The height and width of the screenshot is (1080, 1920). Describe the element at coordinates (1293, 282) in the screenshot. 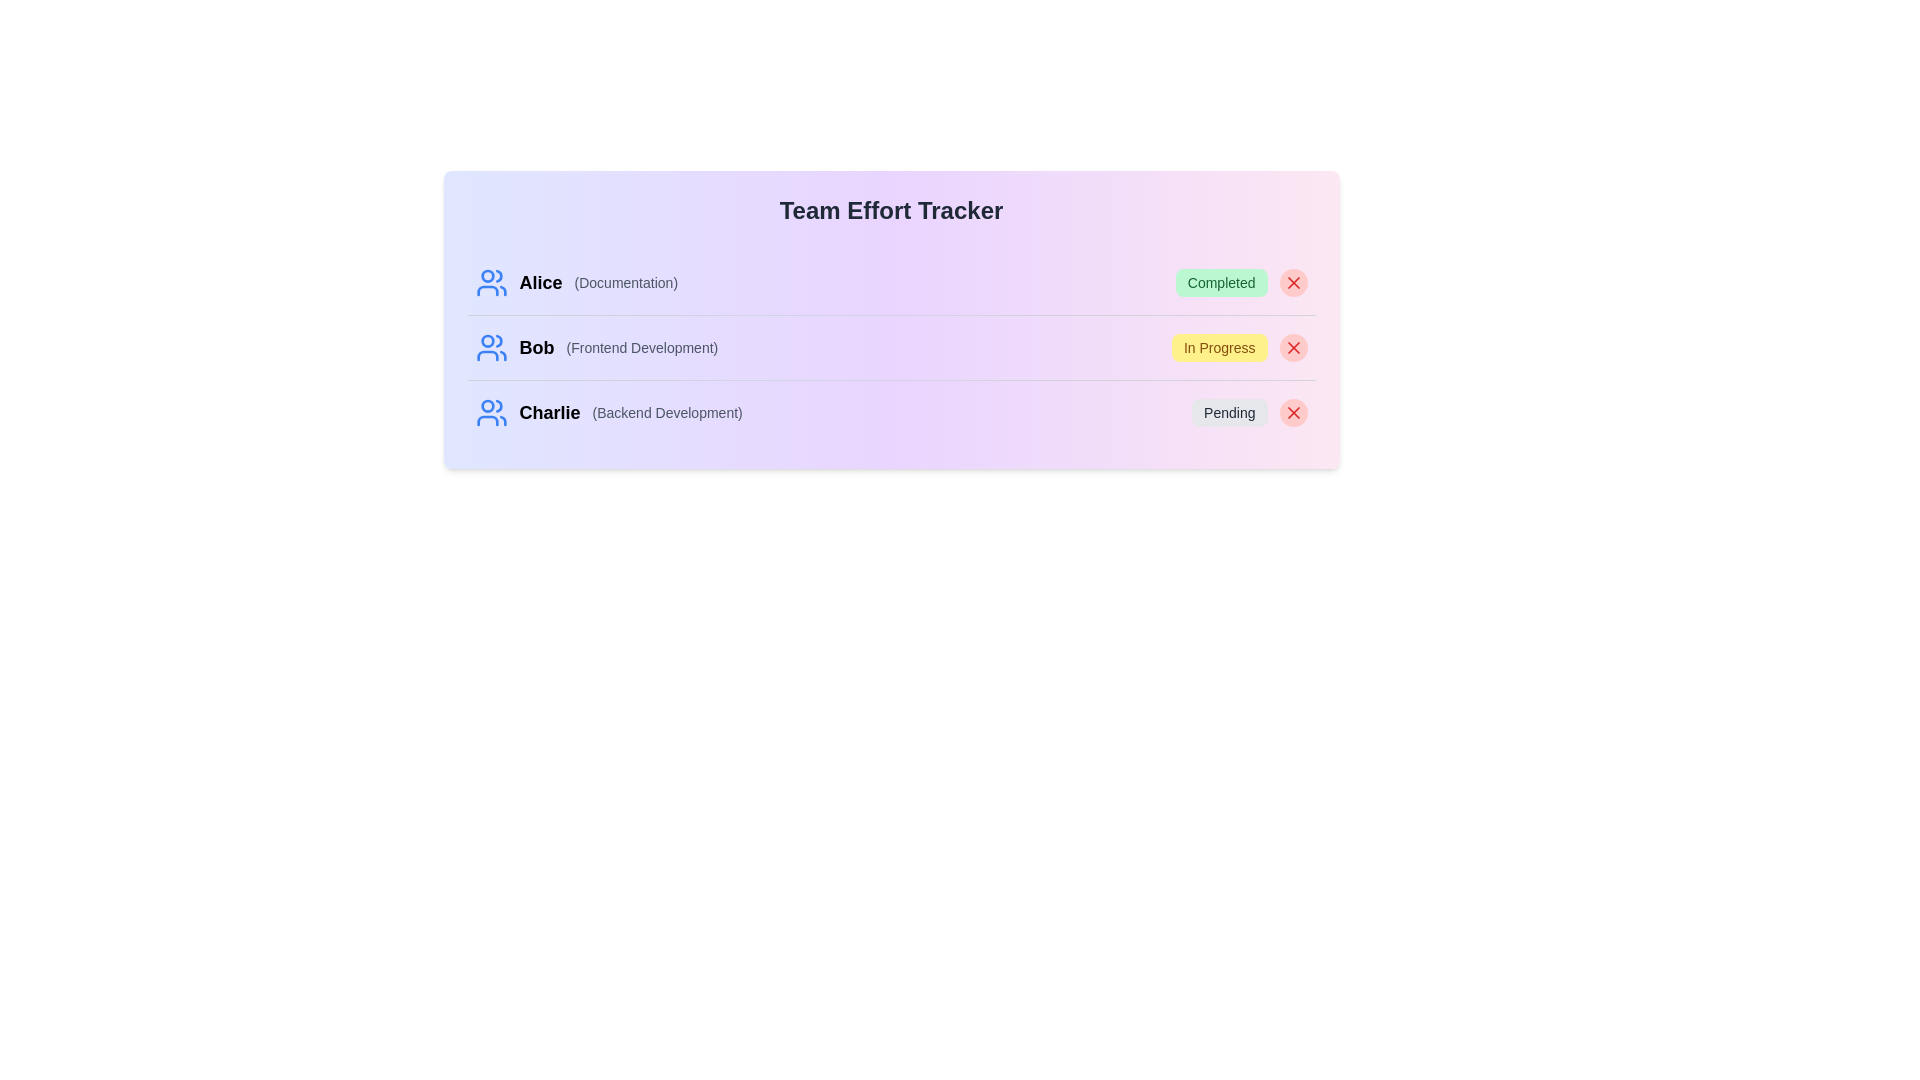

I see `'Remove Member' button for the team member Alice` at that location.